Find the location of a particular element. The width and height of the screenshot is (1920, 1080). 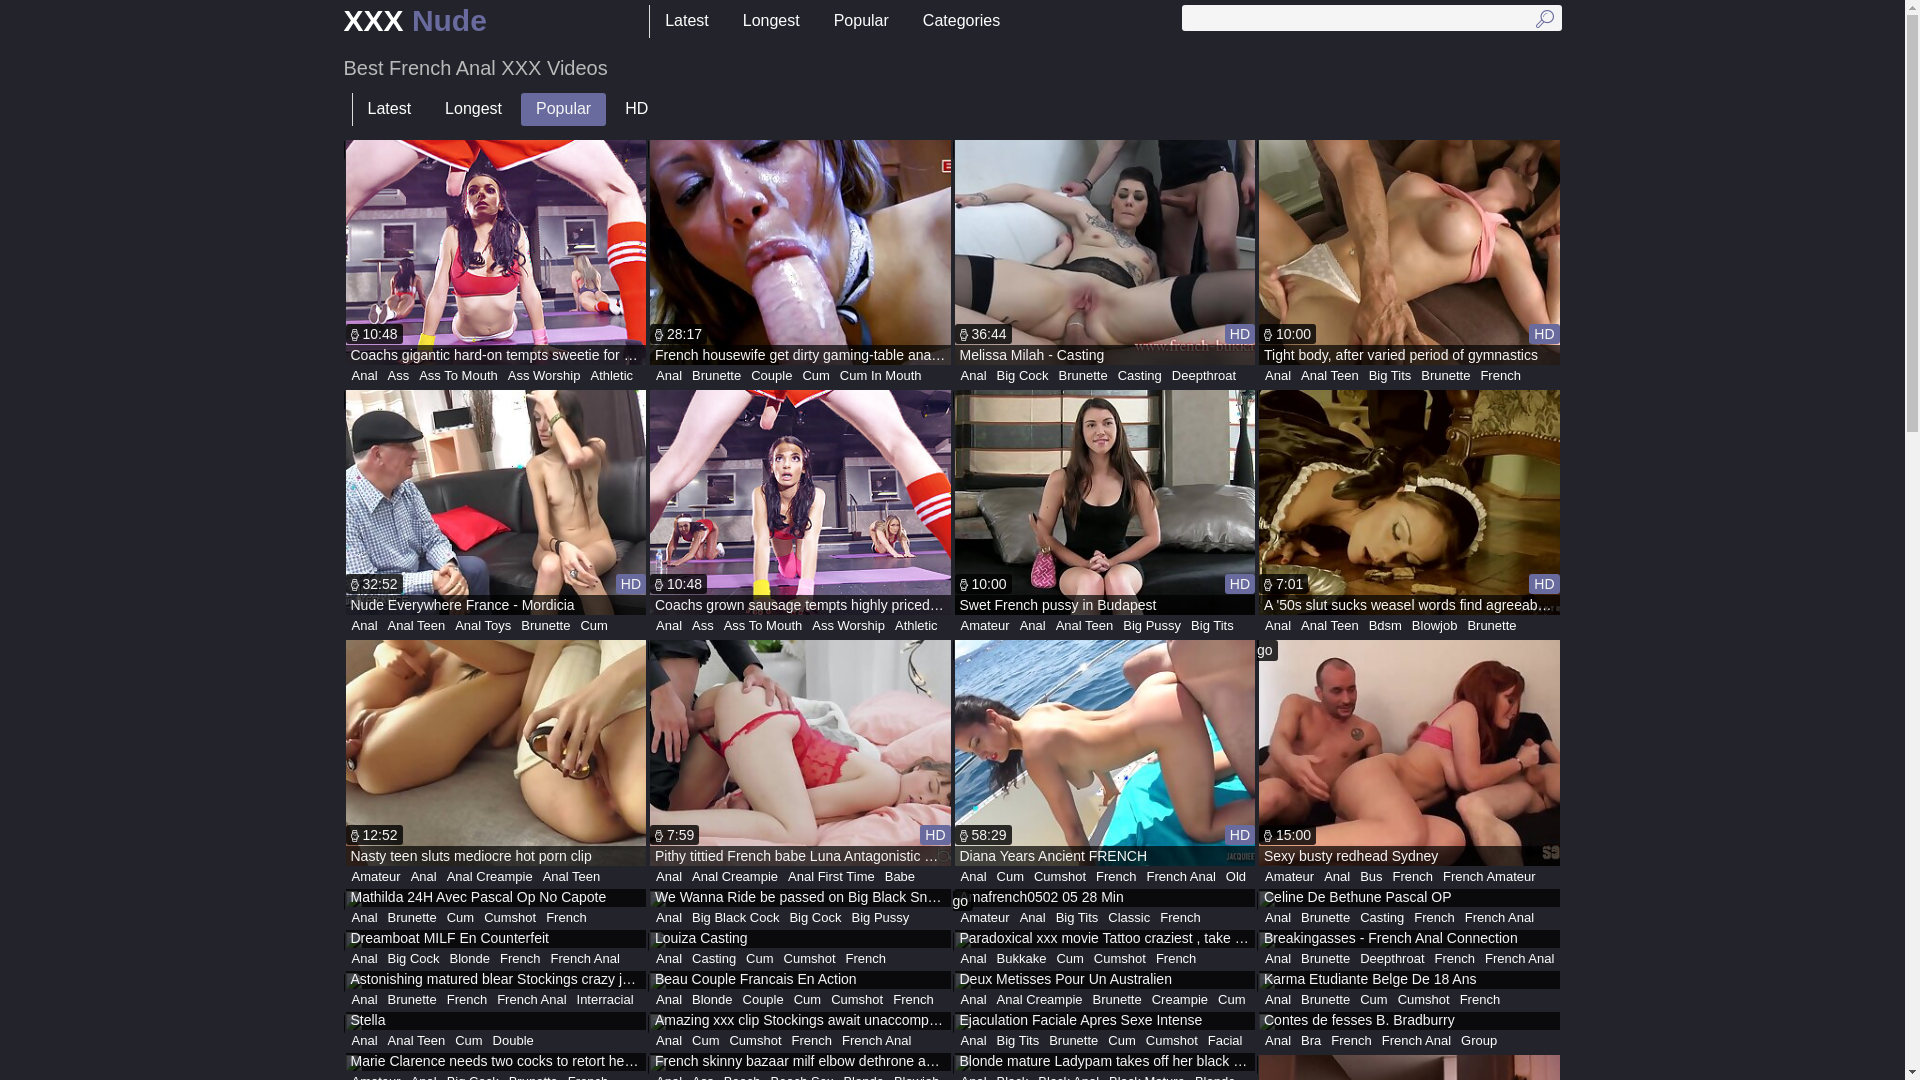

'French' is located at coordinates (465, 999).